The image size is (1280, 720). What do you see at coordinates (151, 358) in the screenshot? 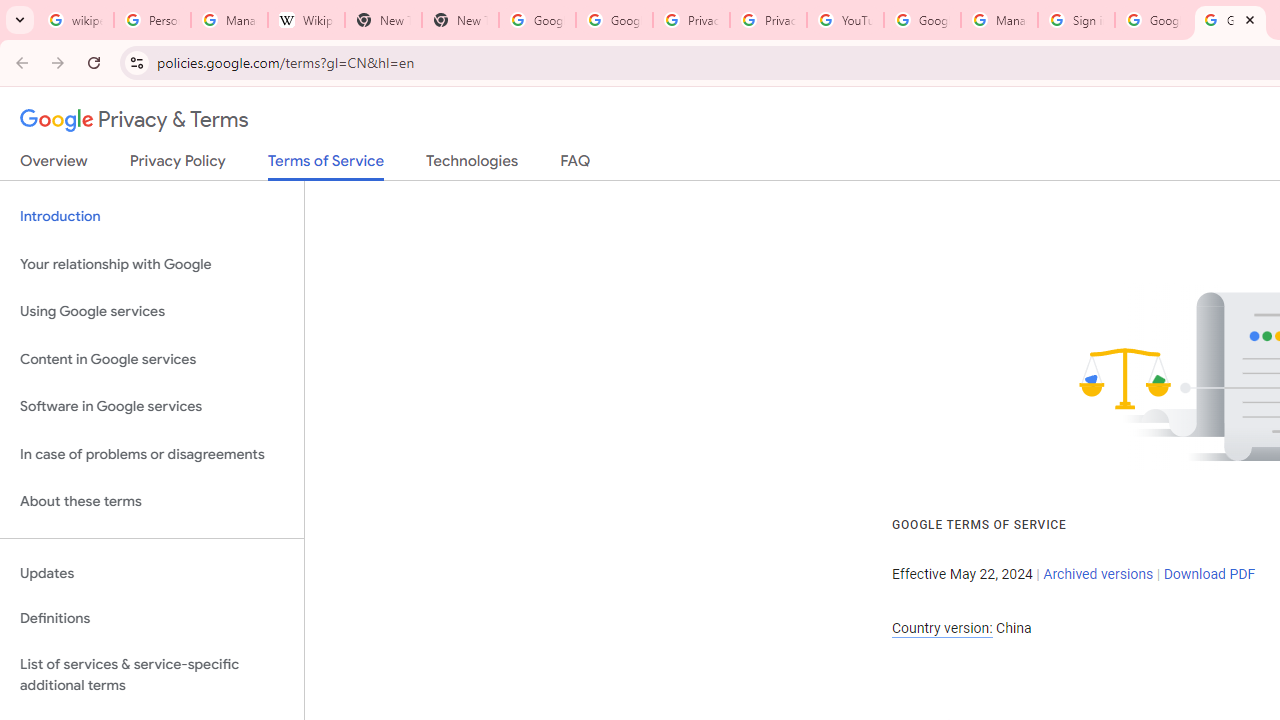
I see `'Content in Google services'` at bounding box center [151, 358].